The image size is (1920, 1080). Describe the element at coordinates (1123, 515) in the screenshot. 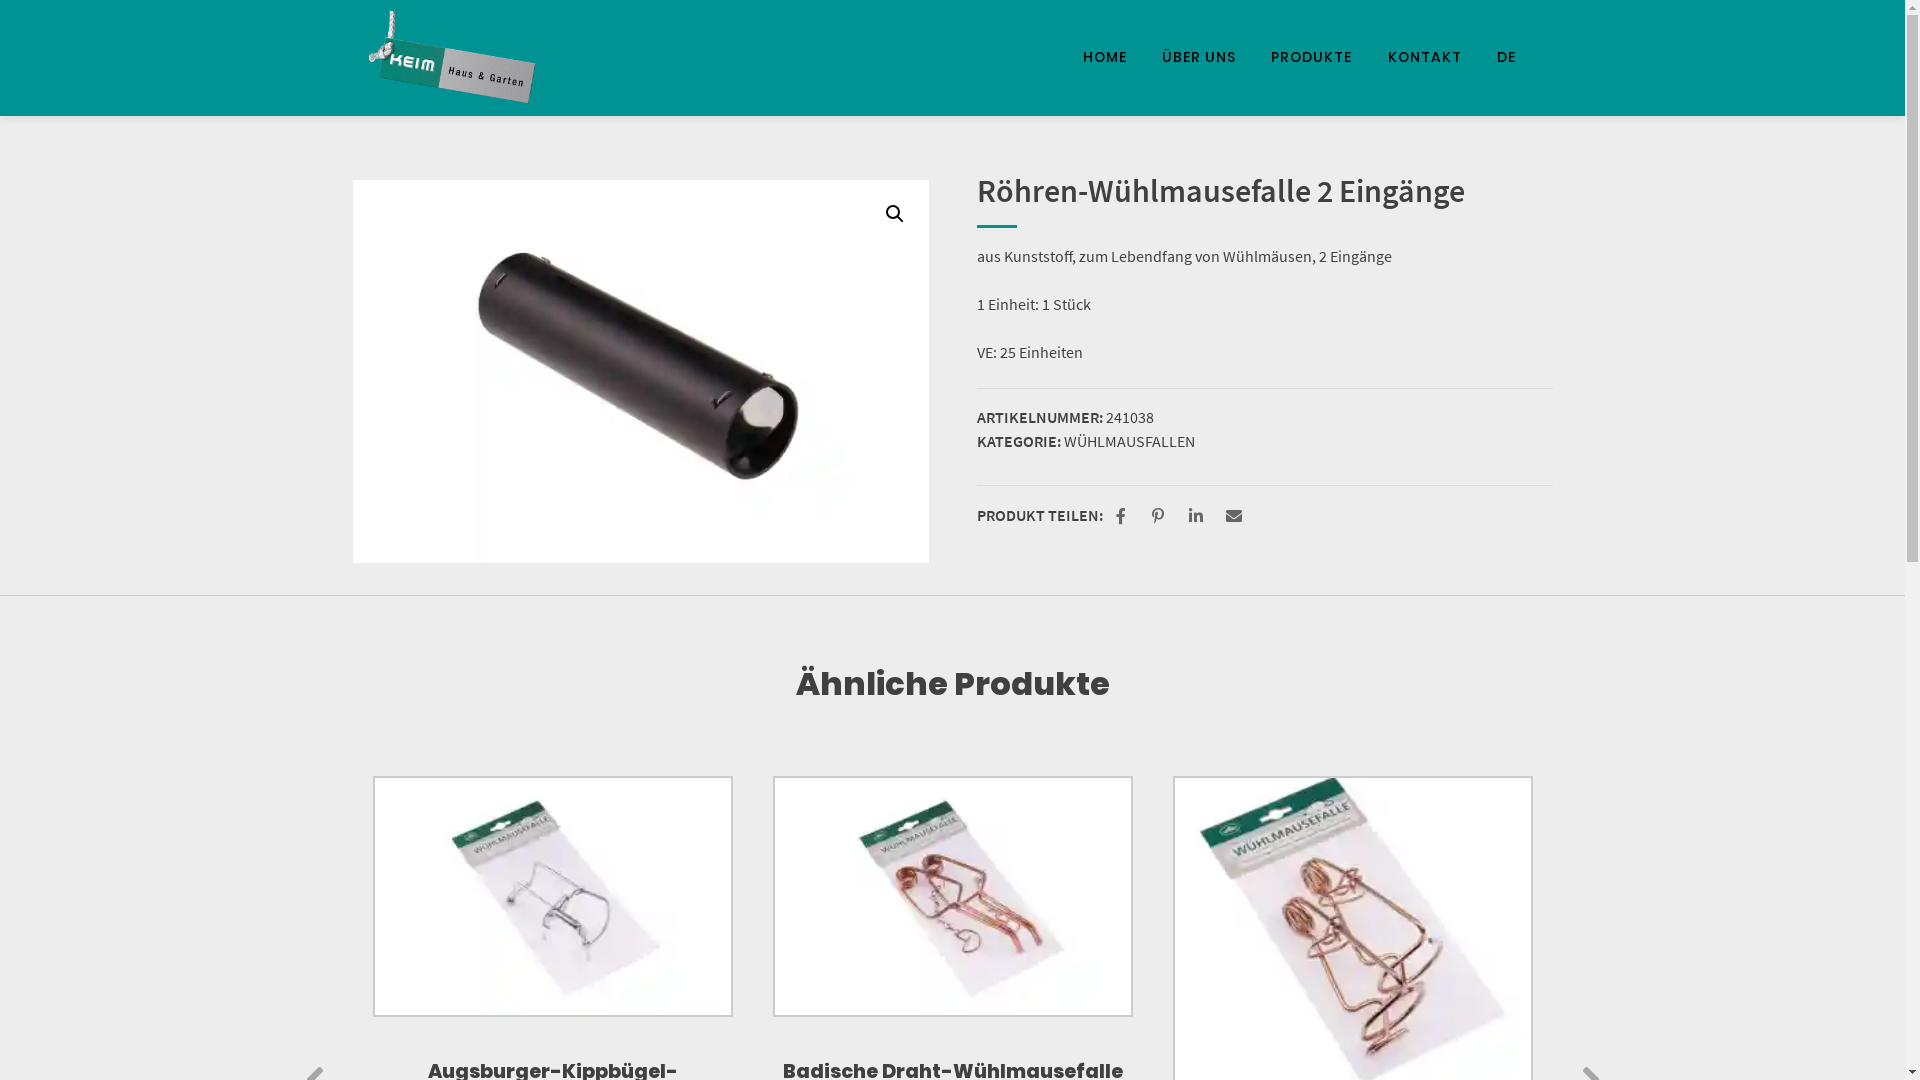

I see `'Bei Facebook teilen'` at that location.